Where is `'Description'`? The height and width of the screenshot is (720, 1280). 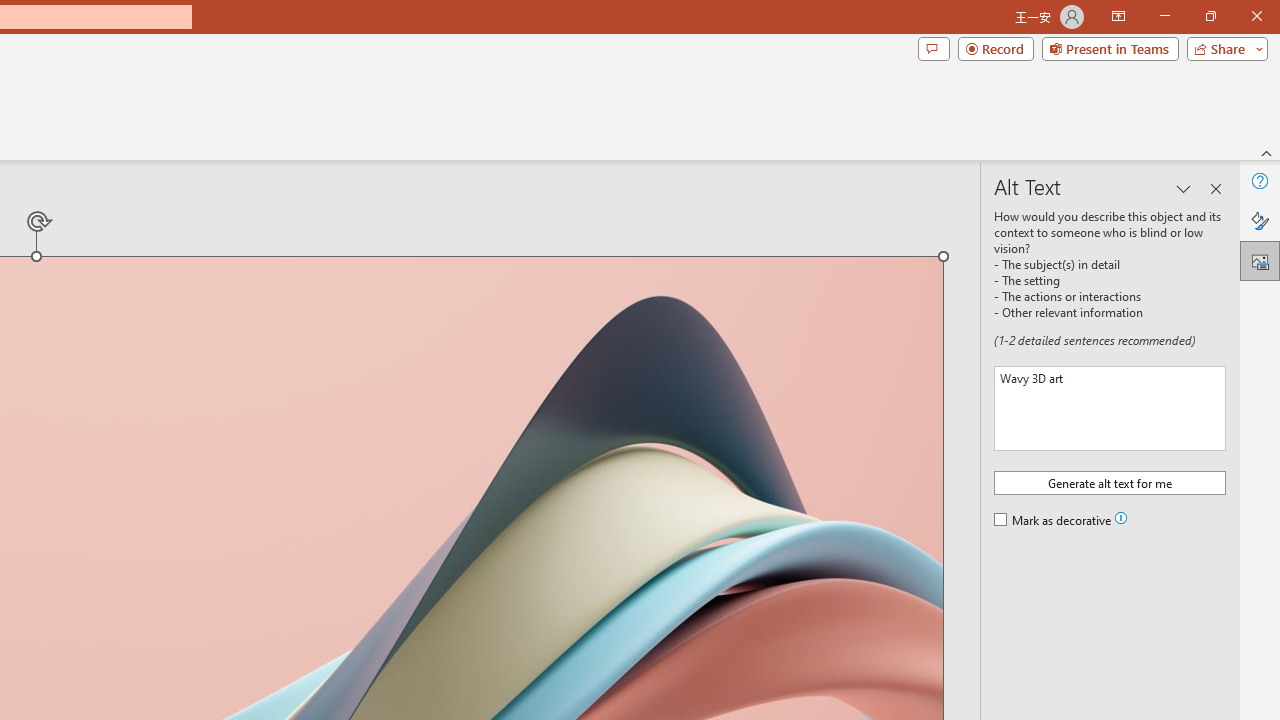 'Description' is located at coordinates (1109, 407).